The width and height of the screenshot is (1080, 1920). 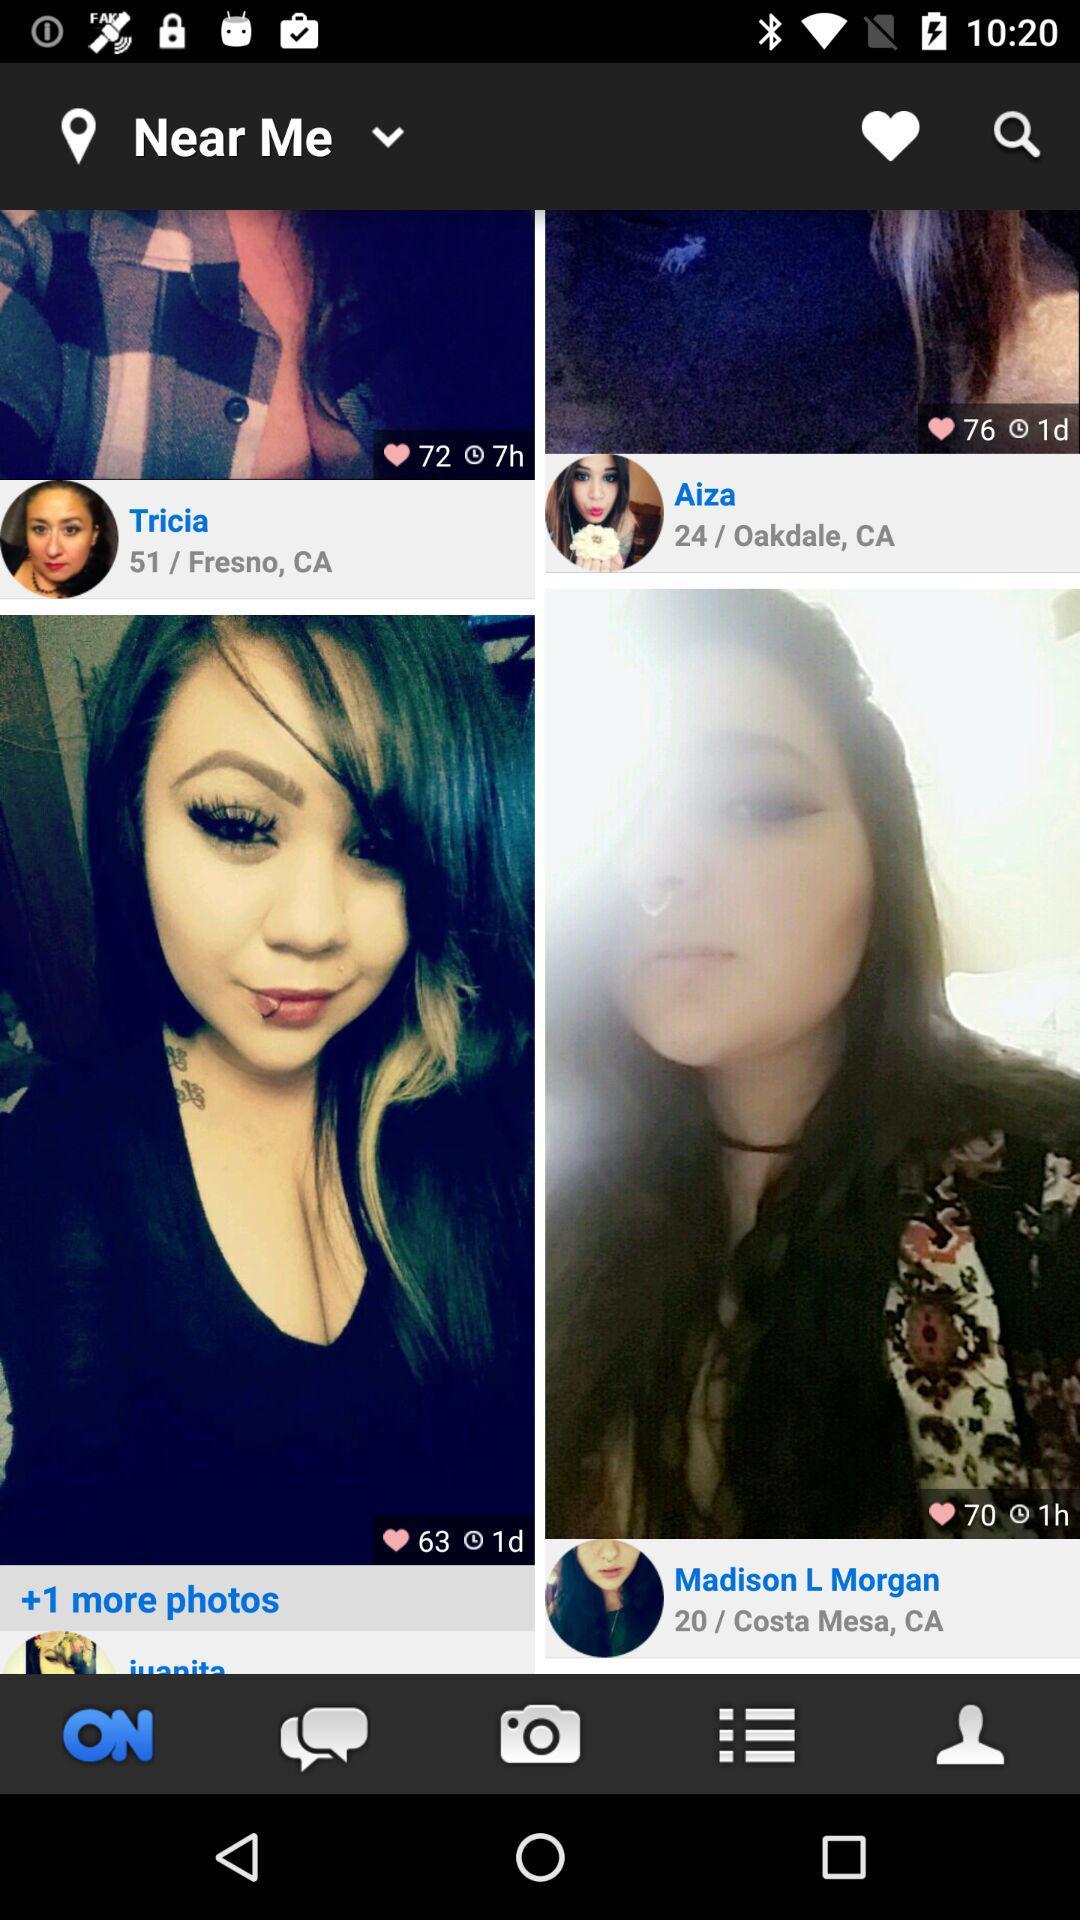 What do you see at coordinates (603, 1597) in the screenshot?
I see `view profile picture` at bounding box center [603, 1597].